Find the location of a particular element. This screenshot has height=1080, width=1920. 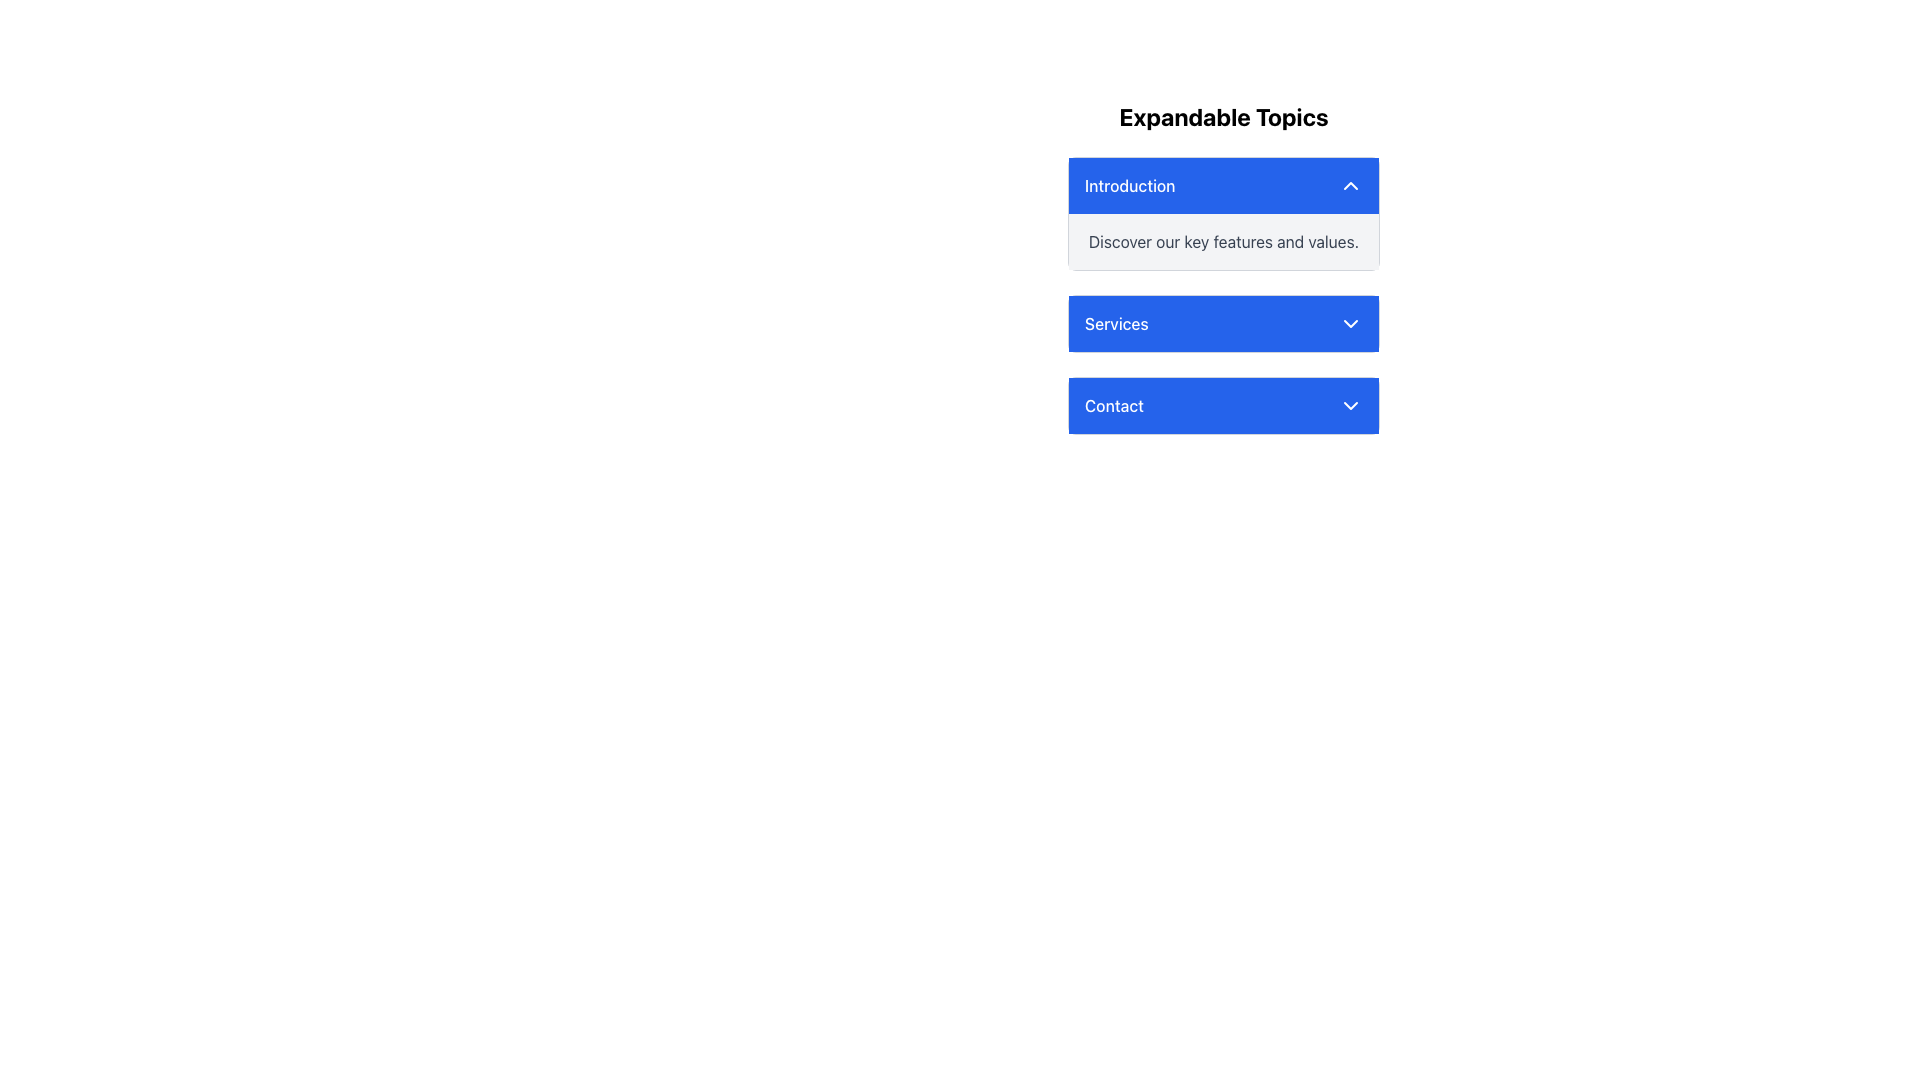

the expandable button located below the 'Services' button in the 'Expandable Topics' section for interaction is located at coordinates (1223, 405).